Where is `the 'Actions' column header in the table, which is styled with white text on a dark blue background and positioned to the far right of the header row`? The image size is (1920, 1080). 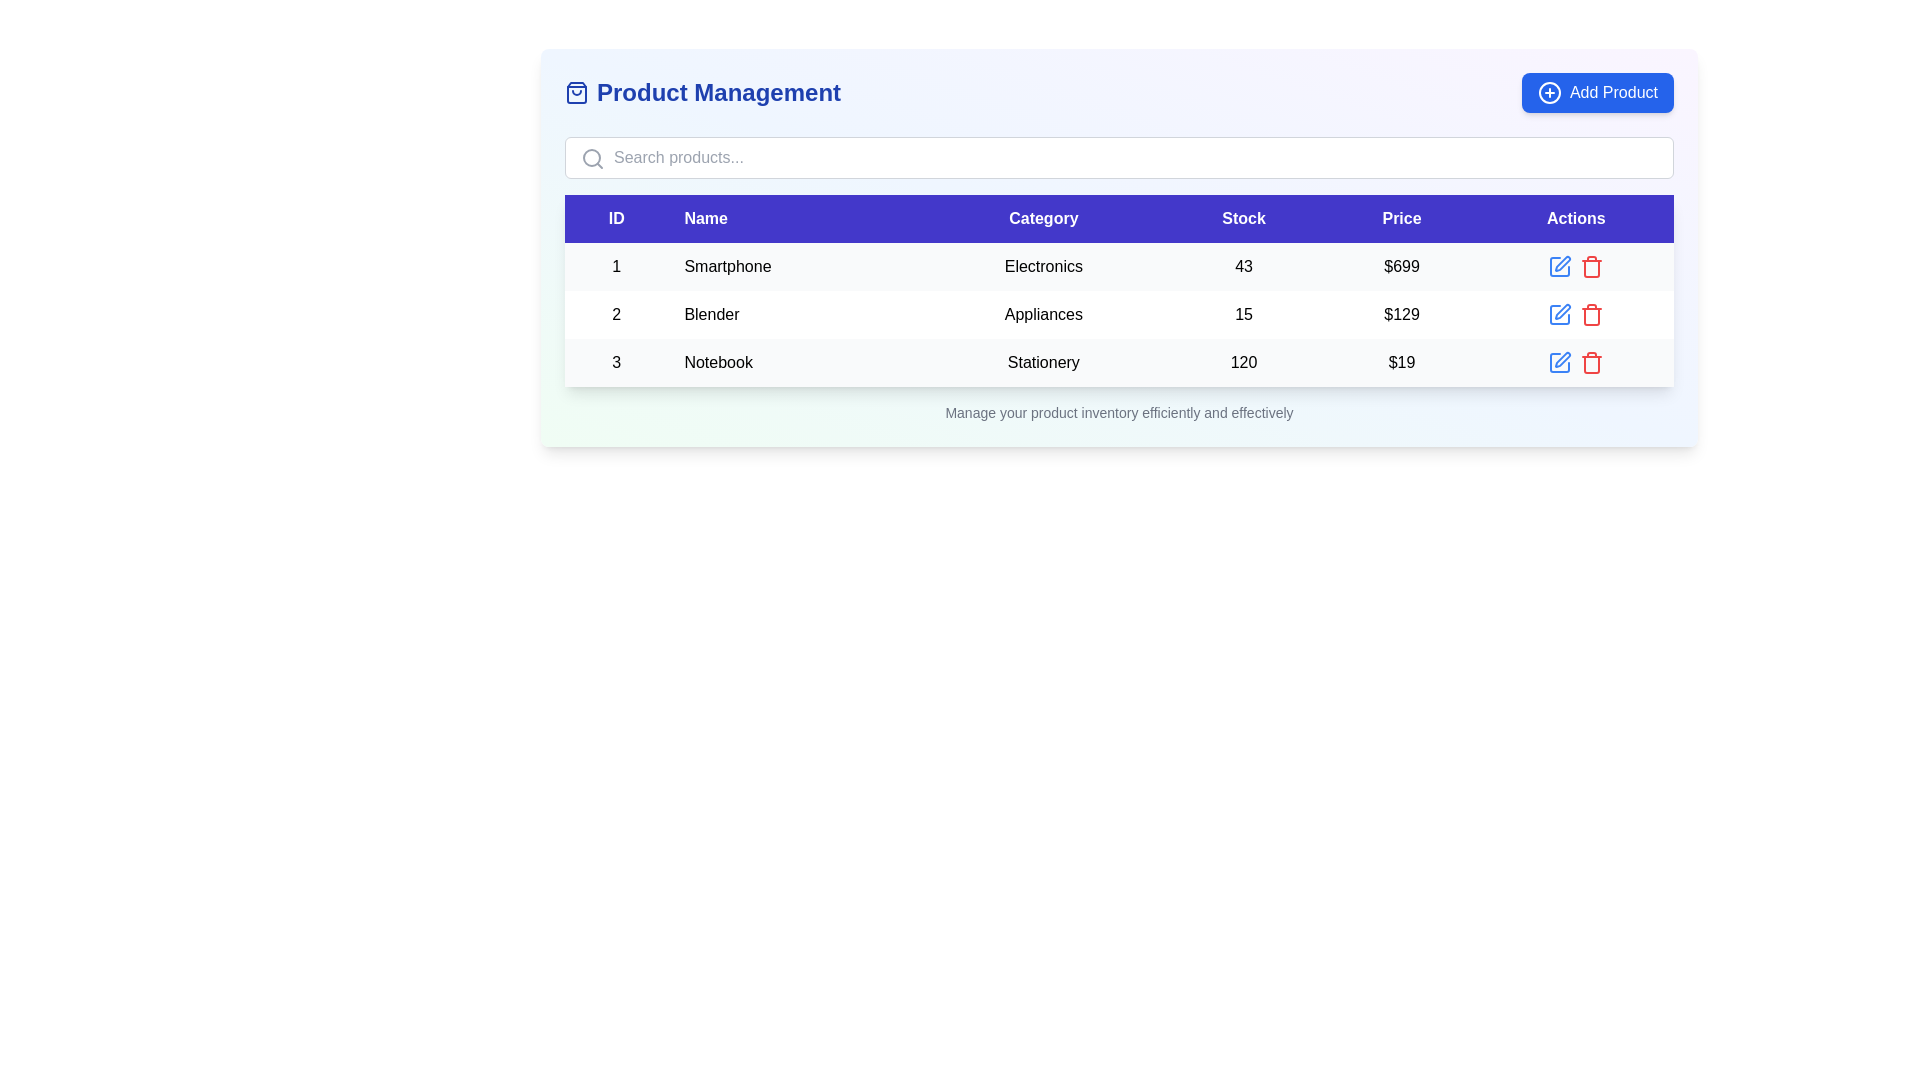
the 'Actions' column header in the table, which is styled with white text on a dark blue background and positioned to the far right of the header row is located at coordinates (1575, 219).